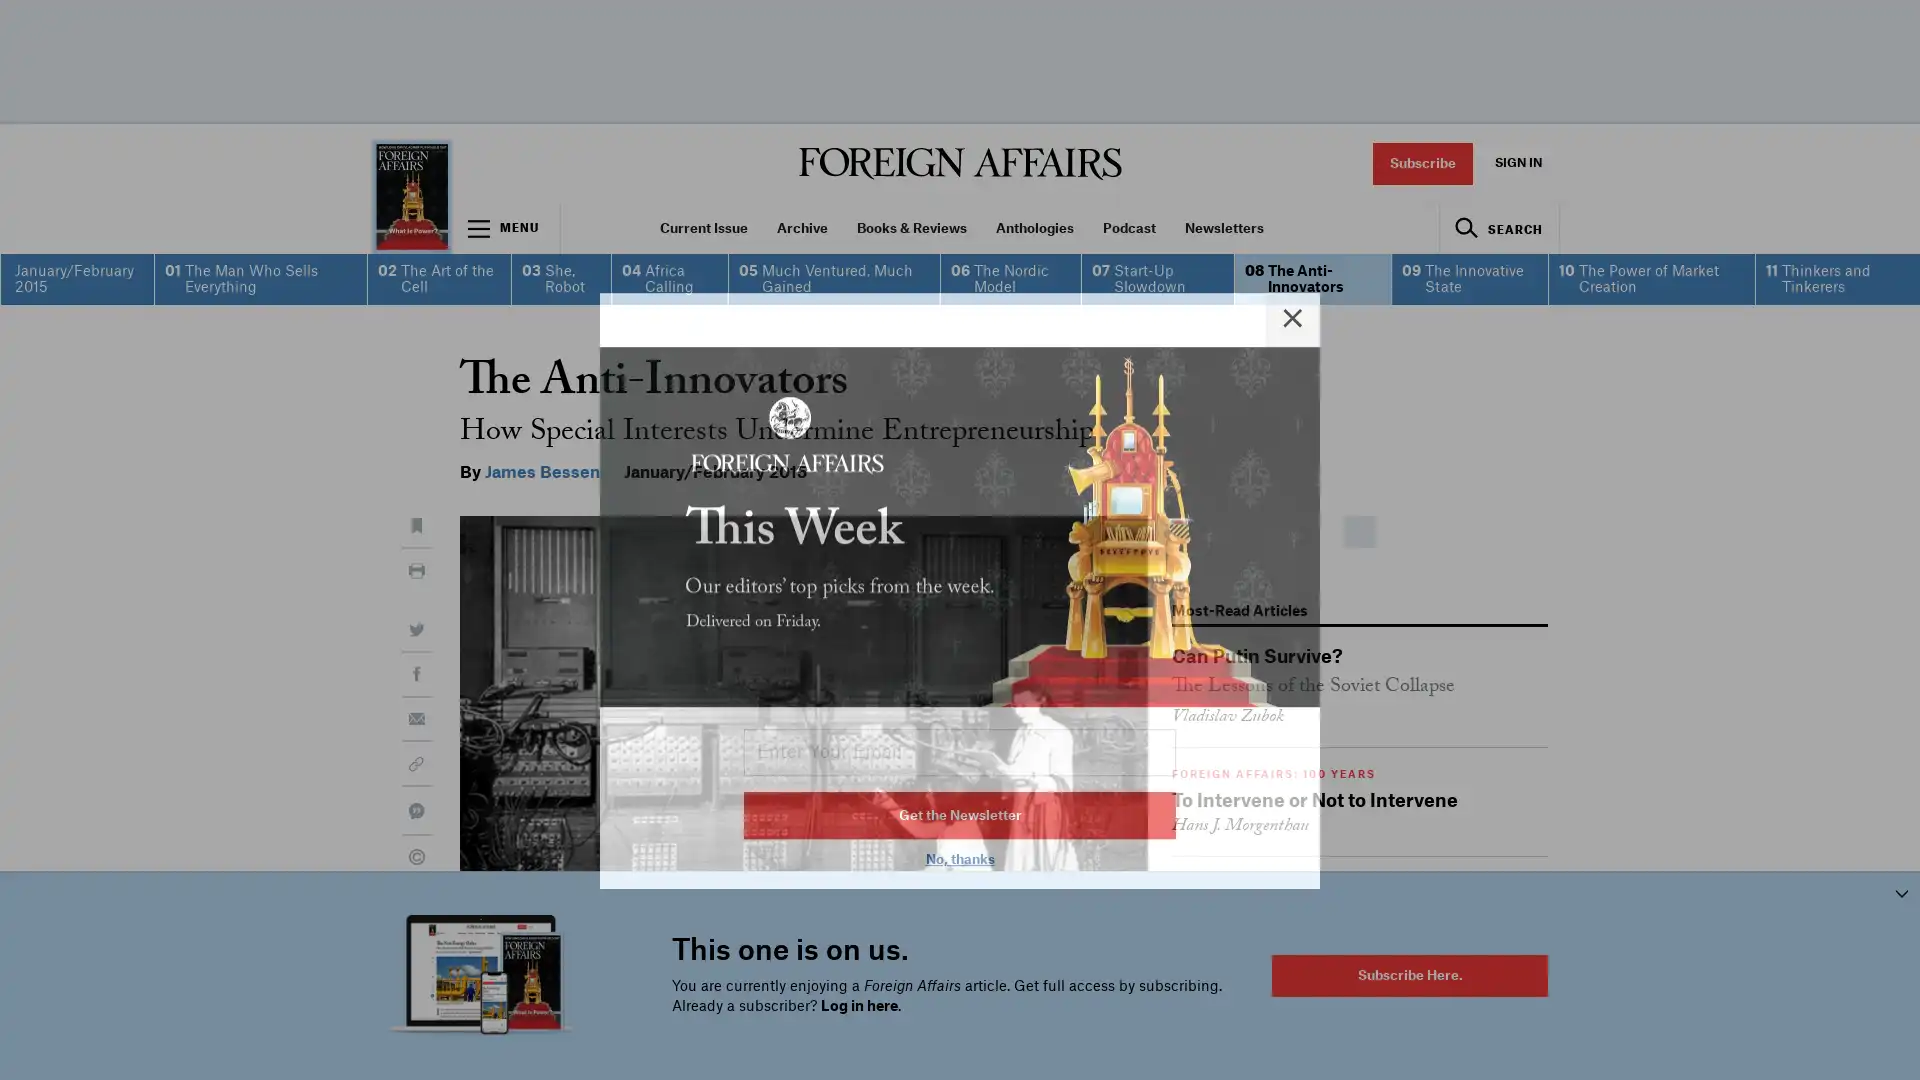 The width and height of the screenshot is (1920, 1080). What do you see at coordinates (703, 227) in the screenshot?
I see `Current Issue` at bounding box center [703, 227].